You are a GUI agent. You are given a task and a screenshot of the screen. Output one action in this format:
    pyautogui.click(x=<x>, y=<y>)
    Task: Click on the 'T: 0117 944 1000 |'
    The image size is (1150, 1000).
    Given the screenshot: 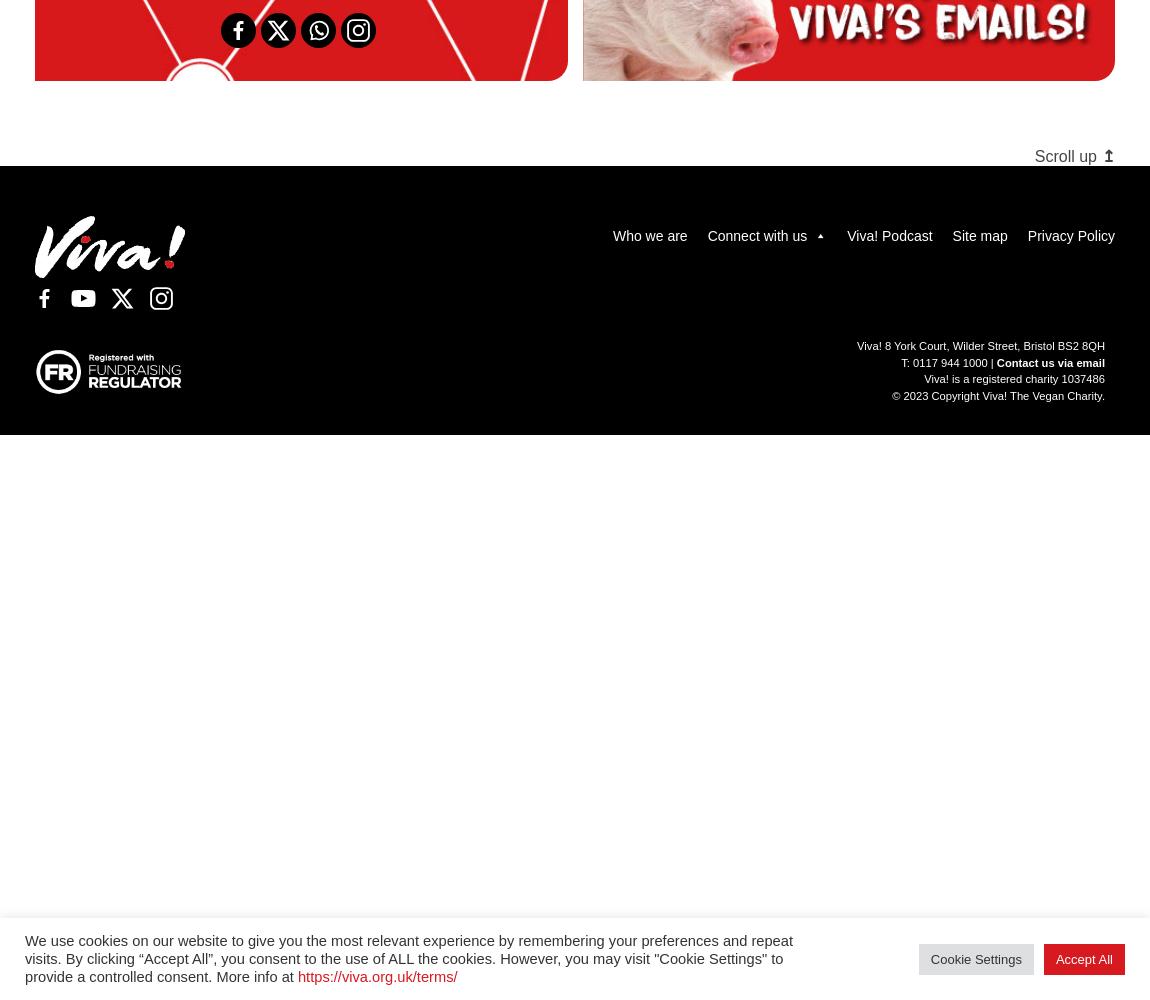 What is the action you would take?
    pyautogui.click(x=901, y=361)
    